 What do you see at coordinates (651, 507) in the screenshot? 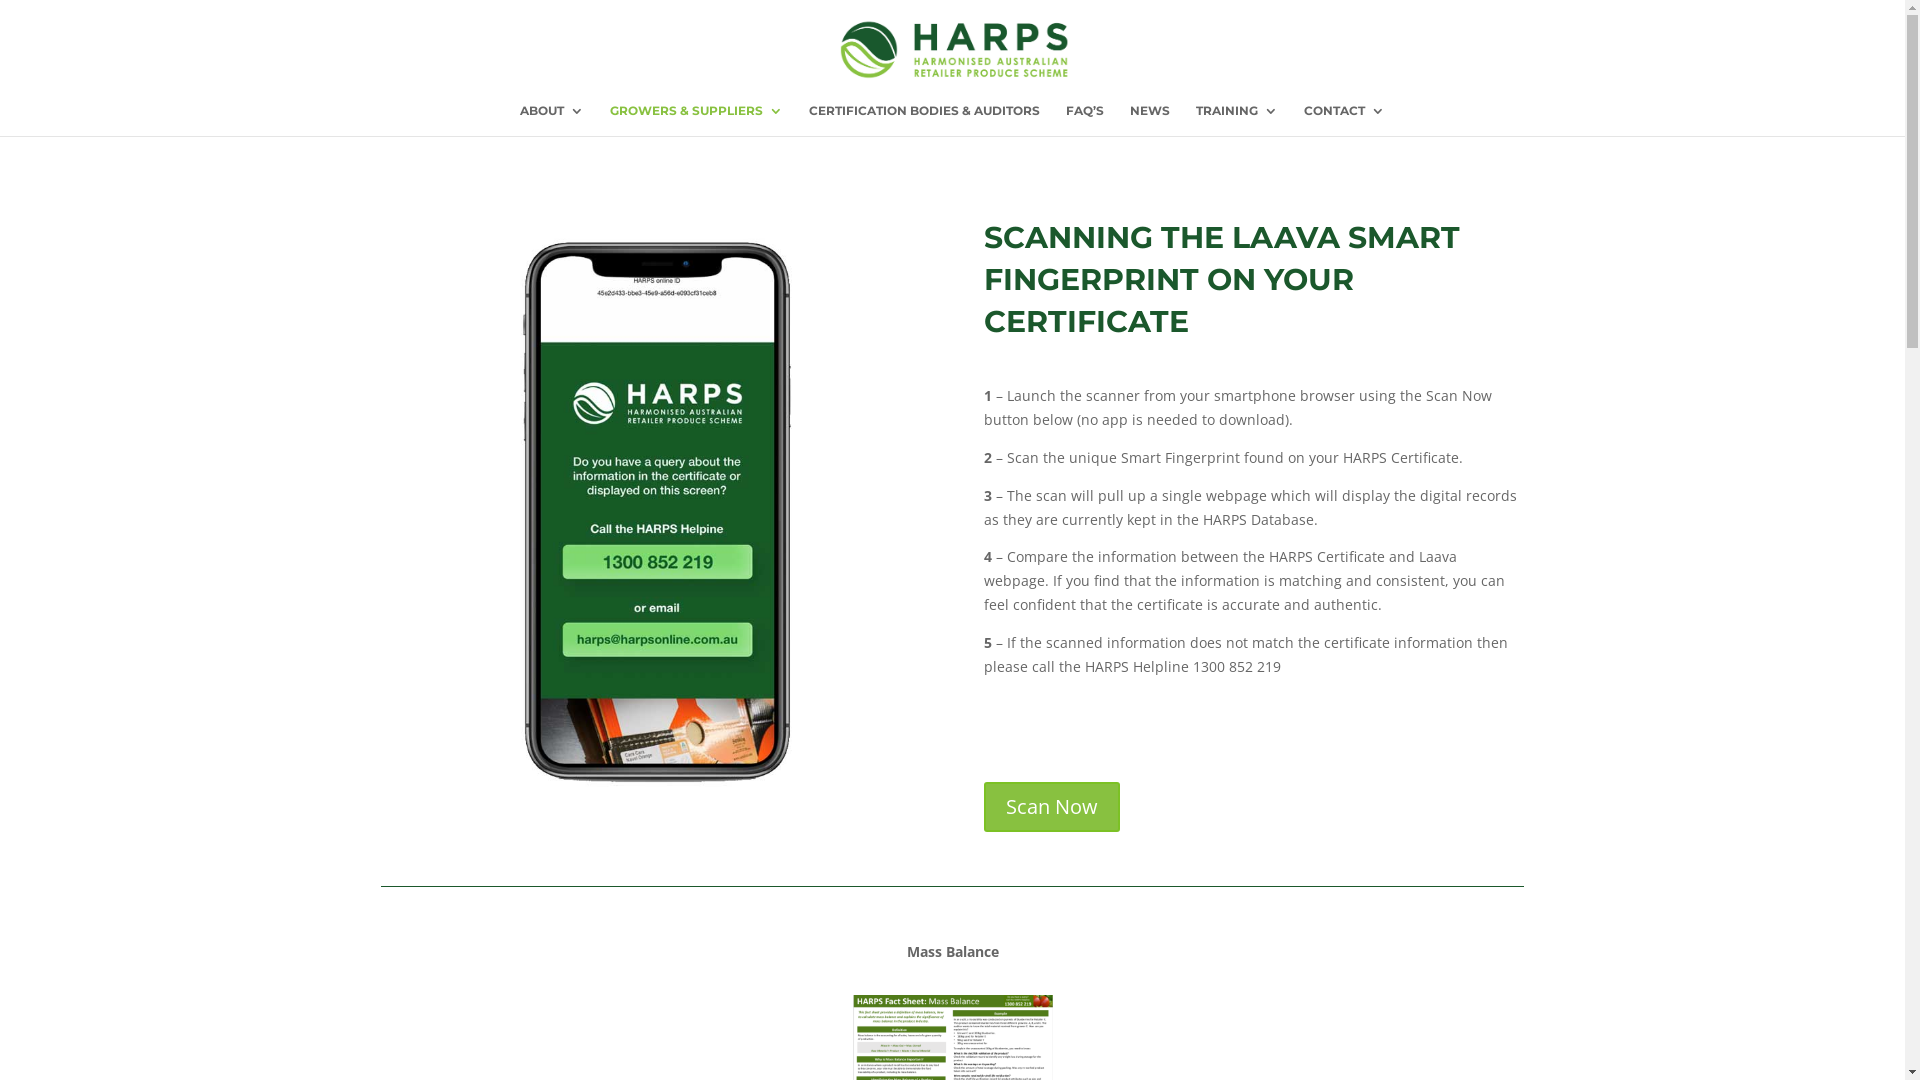
I see `'Laava_Harps_Mobile_Opt'` at bounding box center [651, 507].